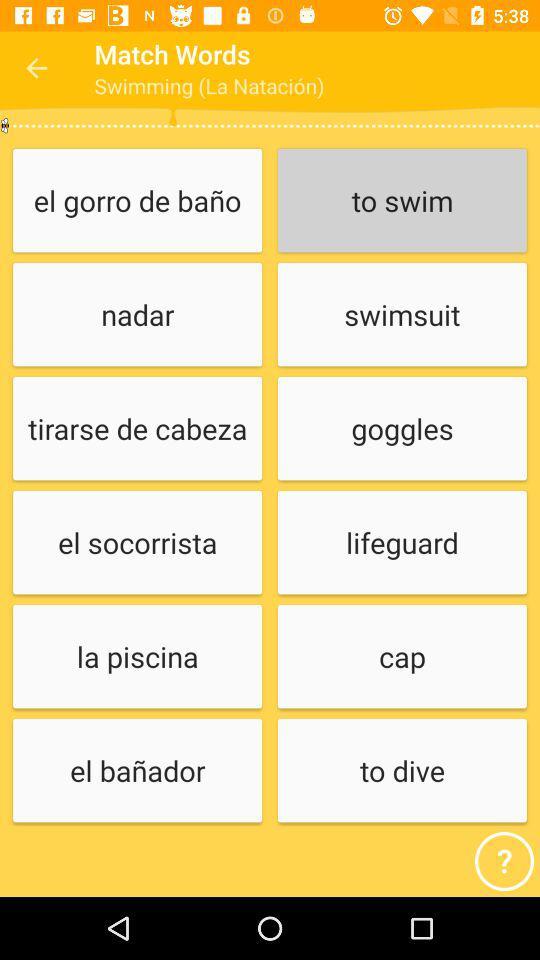 The image size is (540, 960). I want to click on the icon below nadar, so click(136, 429).